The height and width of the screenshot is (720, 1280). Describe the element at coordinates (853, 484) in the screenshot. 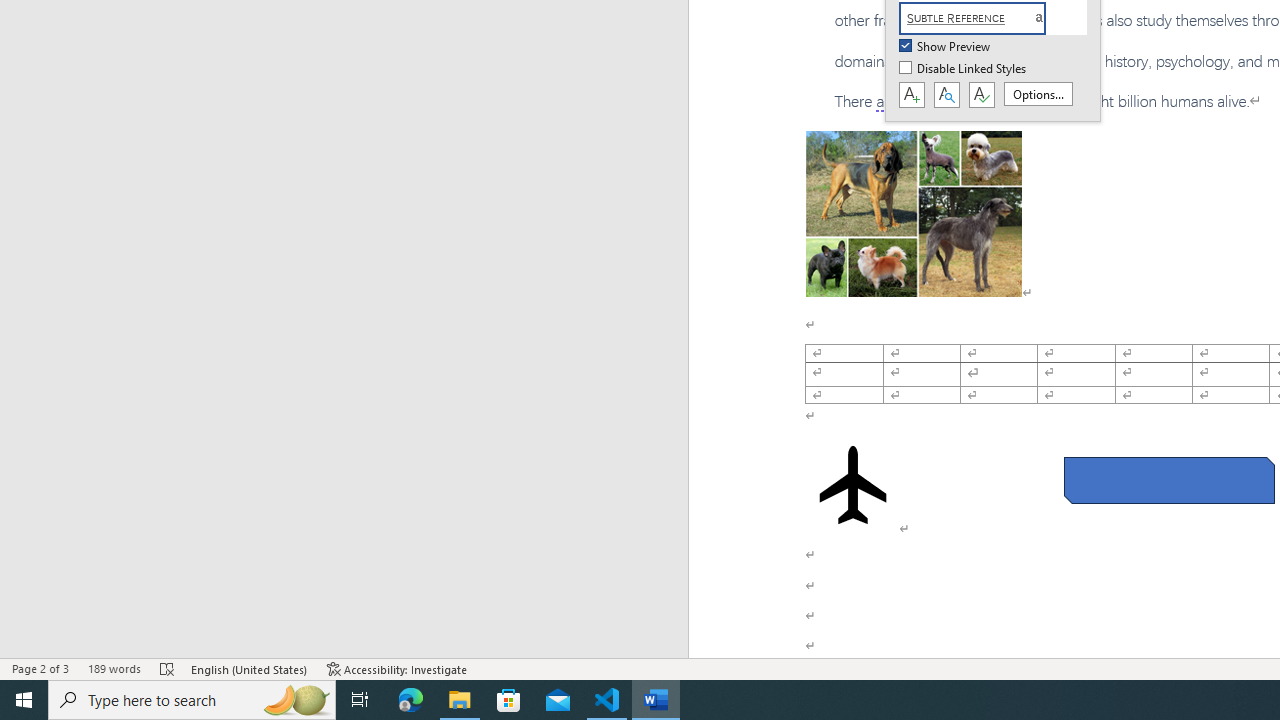

I see `'Airplane with solid fill'` at that location.